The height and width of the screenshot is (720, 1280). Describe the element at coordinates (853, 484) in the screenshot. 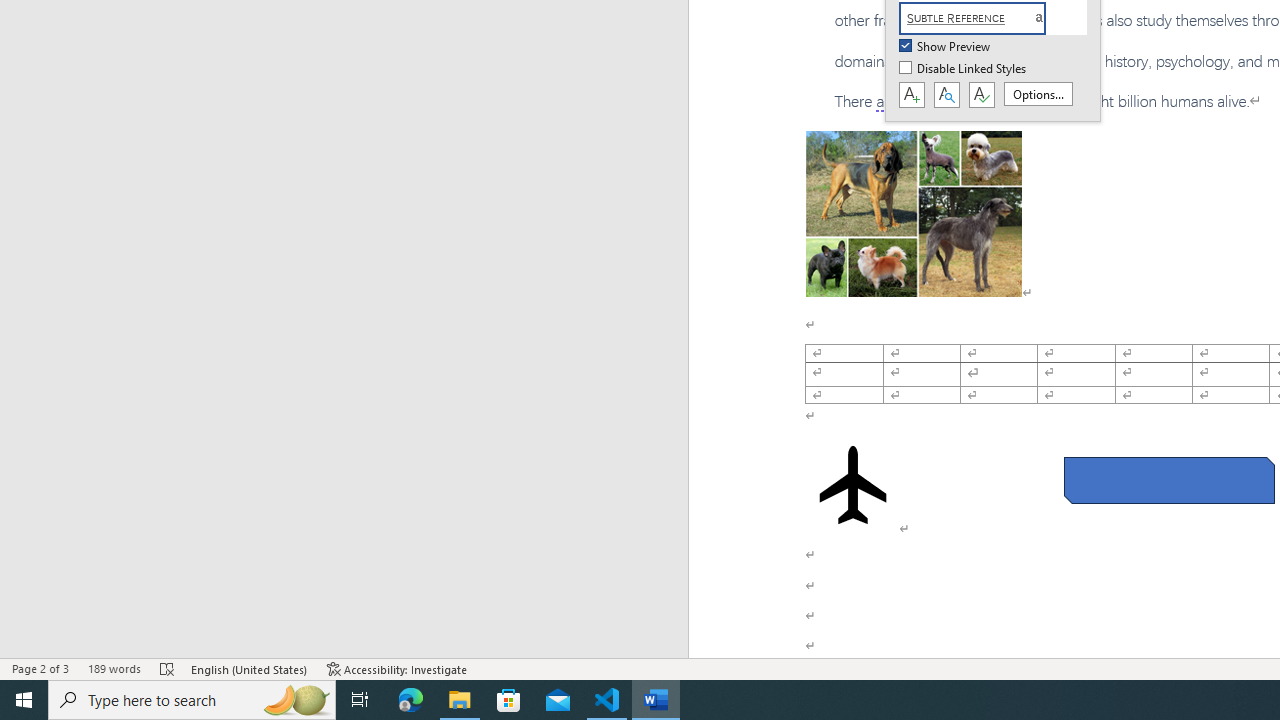

I see `'Airplane with solid fill'` at that location.